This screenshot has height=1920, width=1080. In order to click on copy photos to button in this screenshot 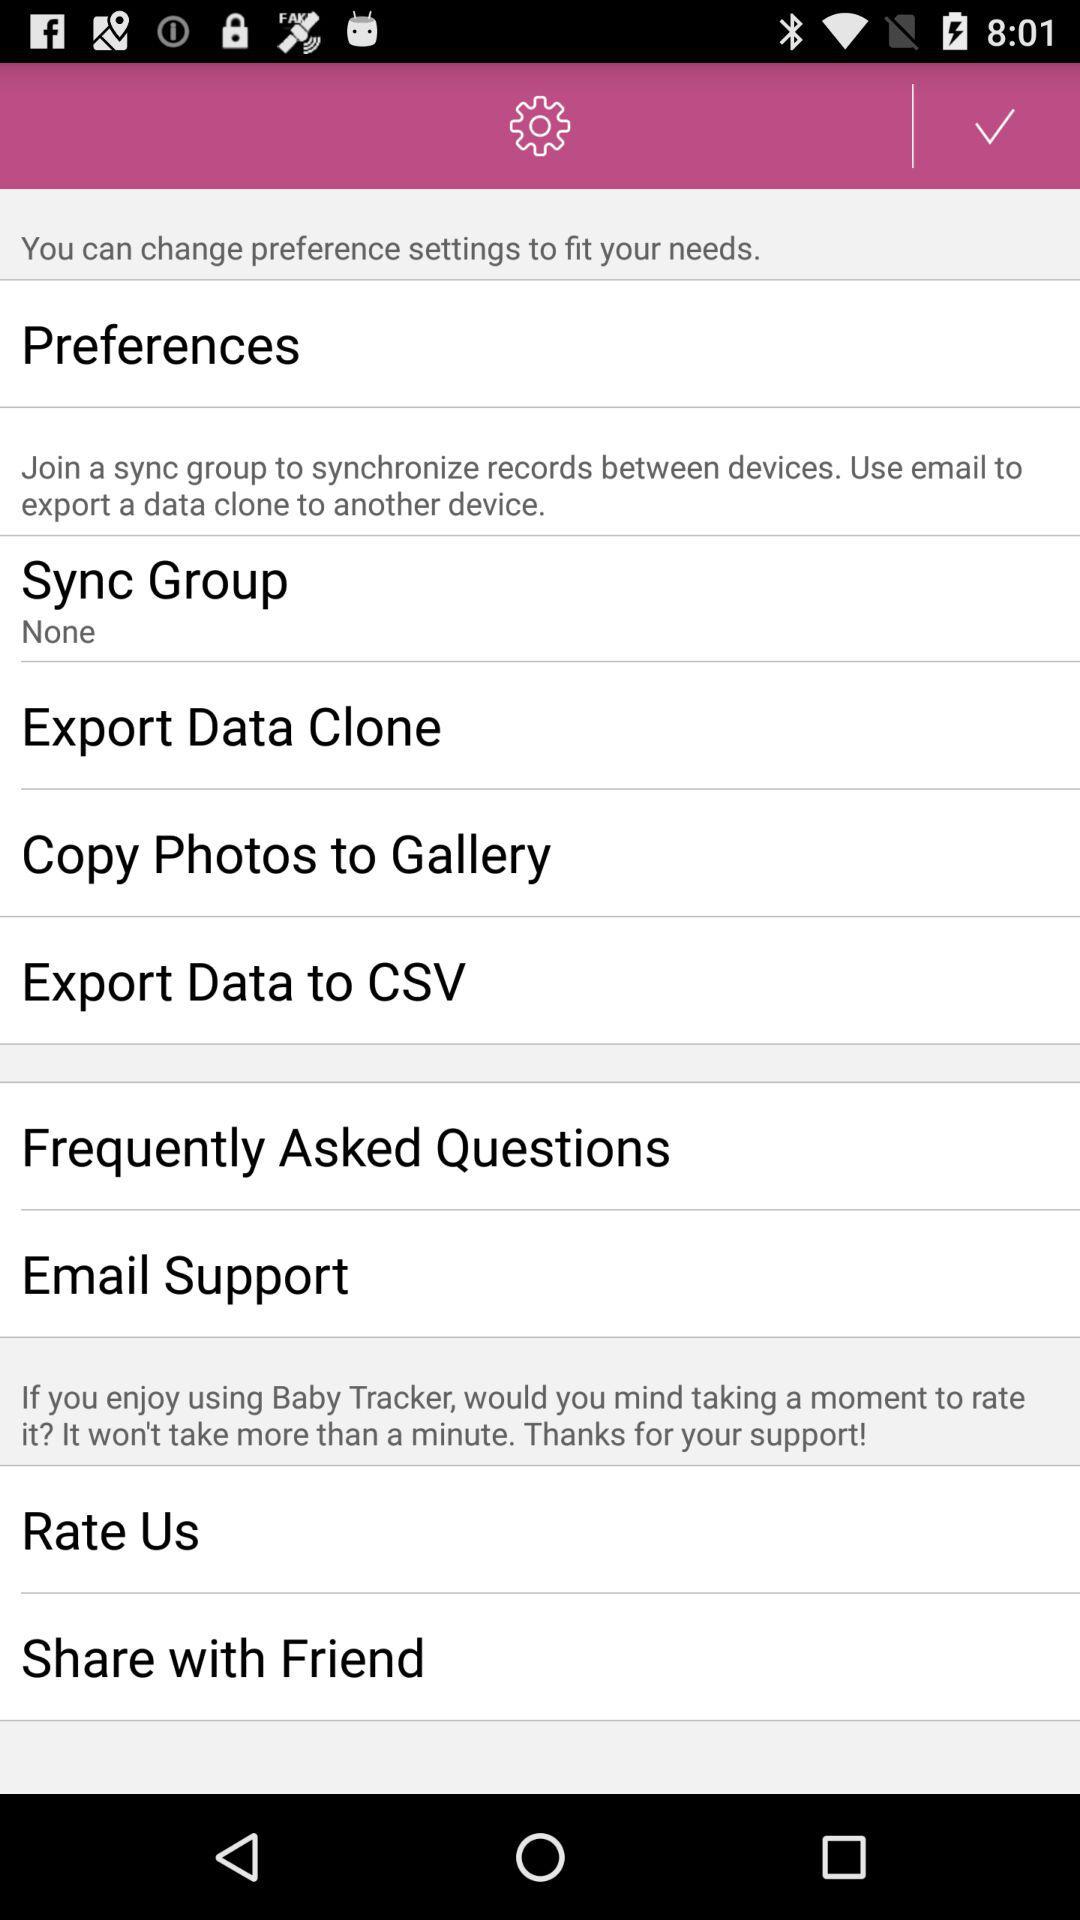, I will do `click(540, 852)`.